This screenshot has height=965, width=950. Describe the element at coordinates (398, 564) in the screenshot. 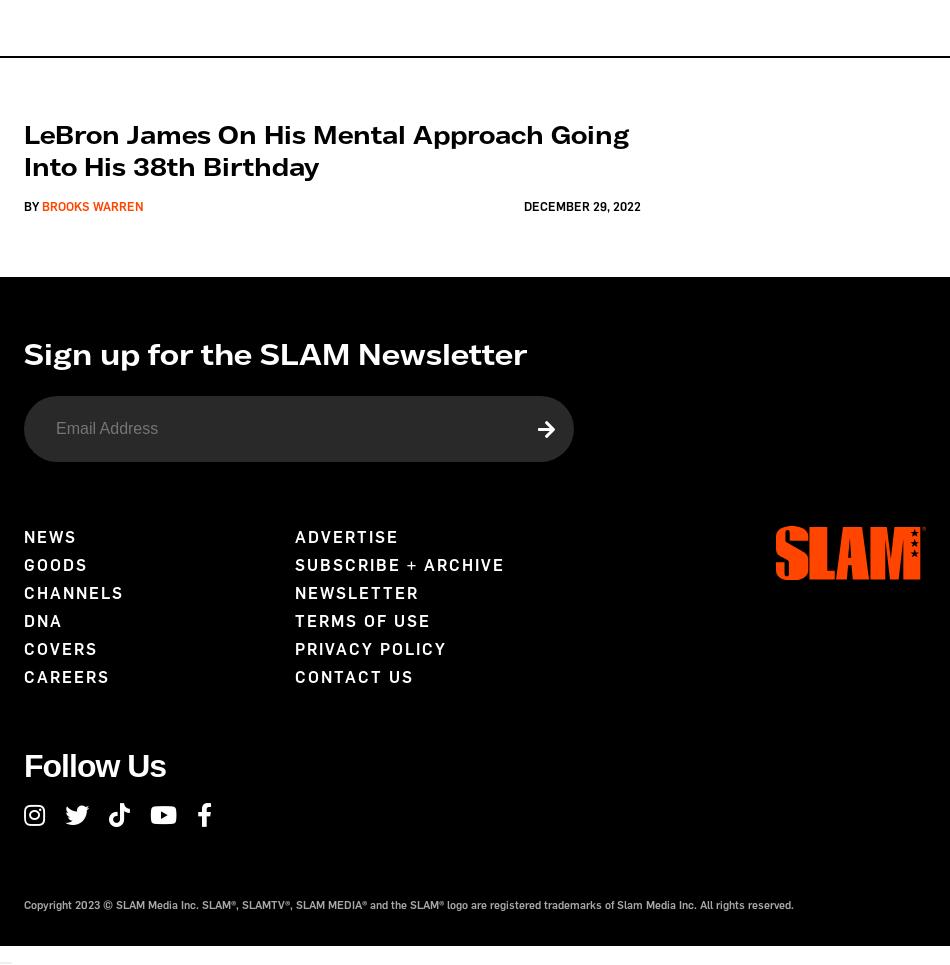

I see `'Subscribe + Archive'` at that location.